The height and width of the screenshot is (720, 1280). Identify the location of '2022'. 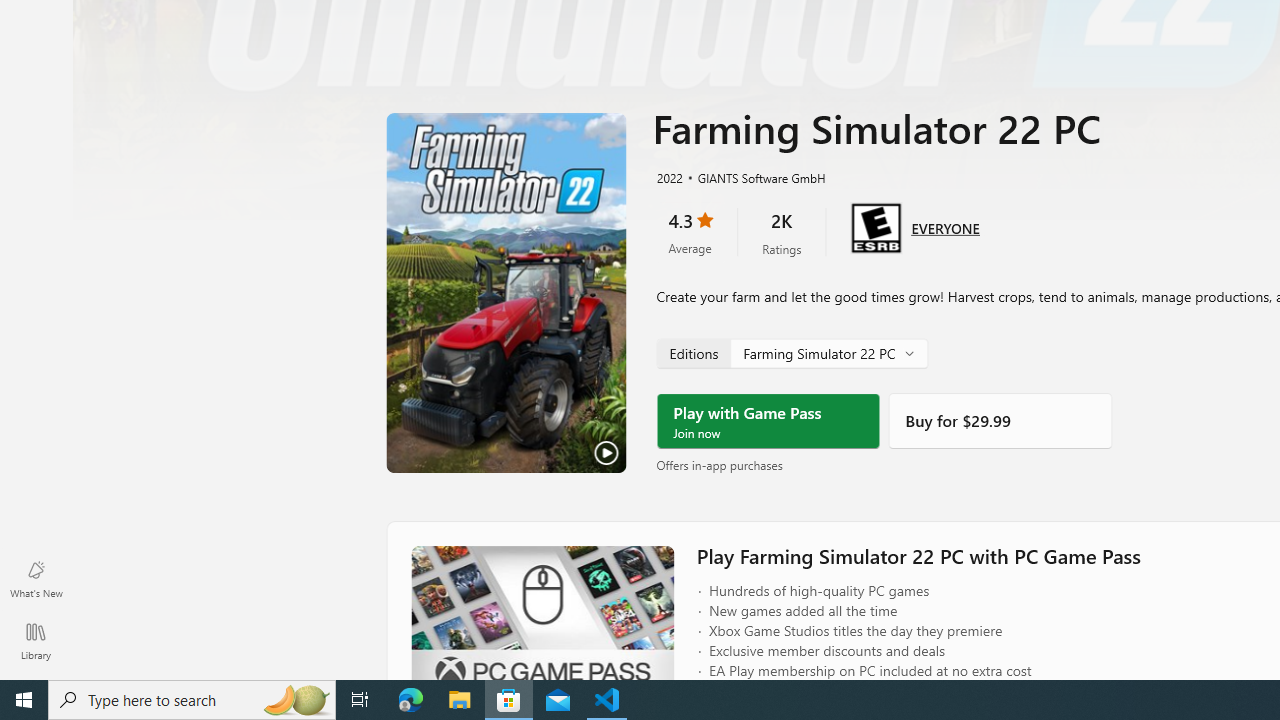
(668, 176).